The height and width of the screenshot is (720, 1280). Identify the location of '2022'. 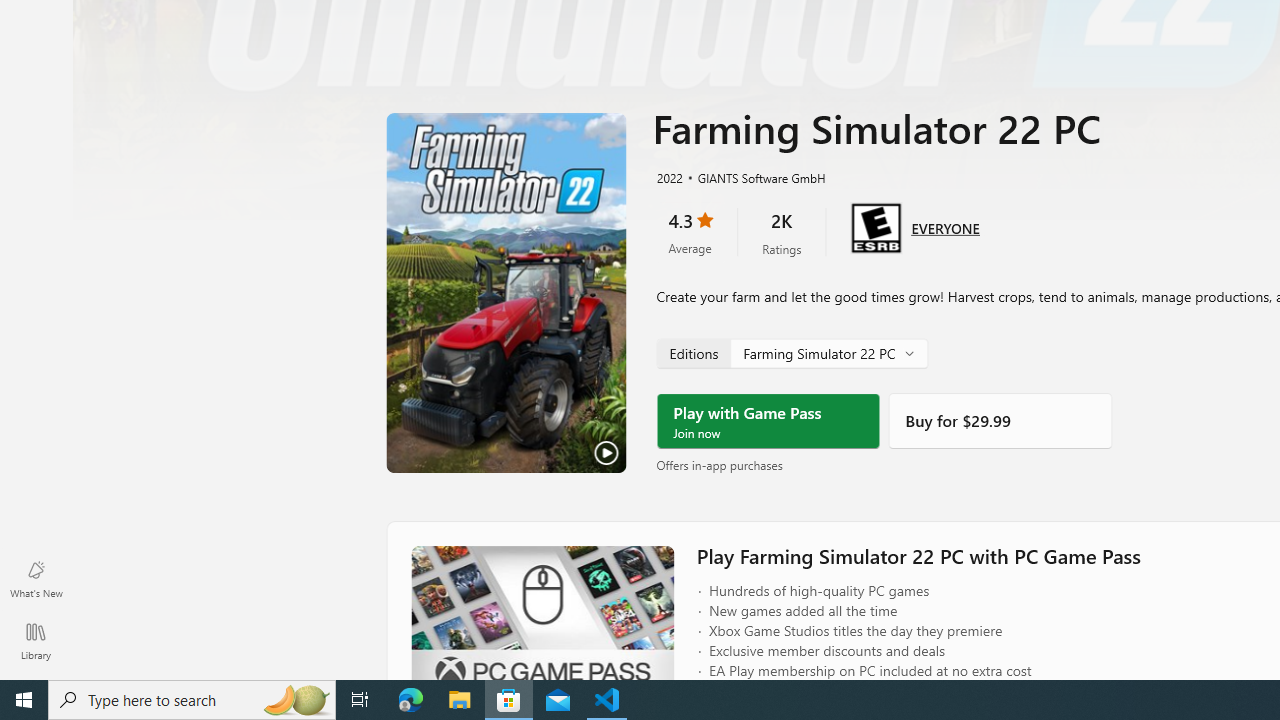
(668, 176).